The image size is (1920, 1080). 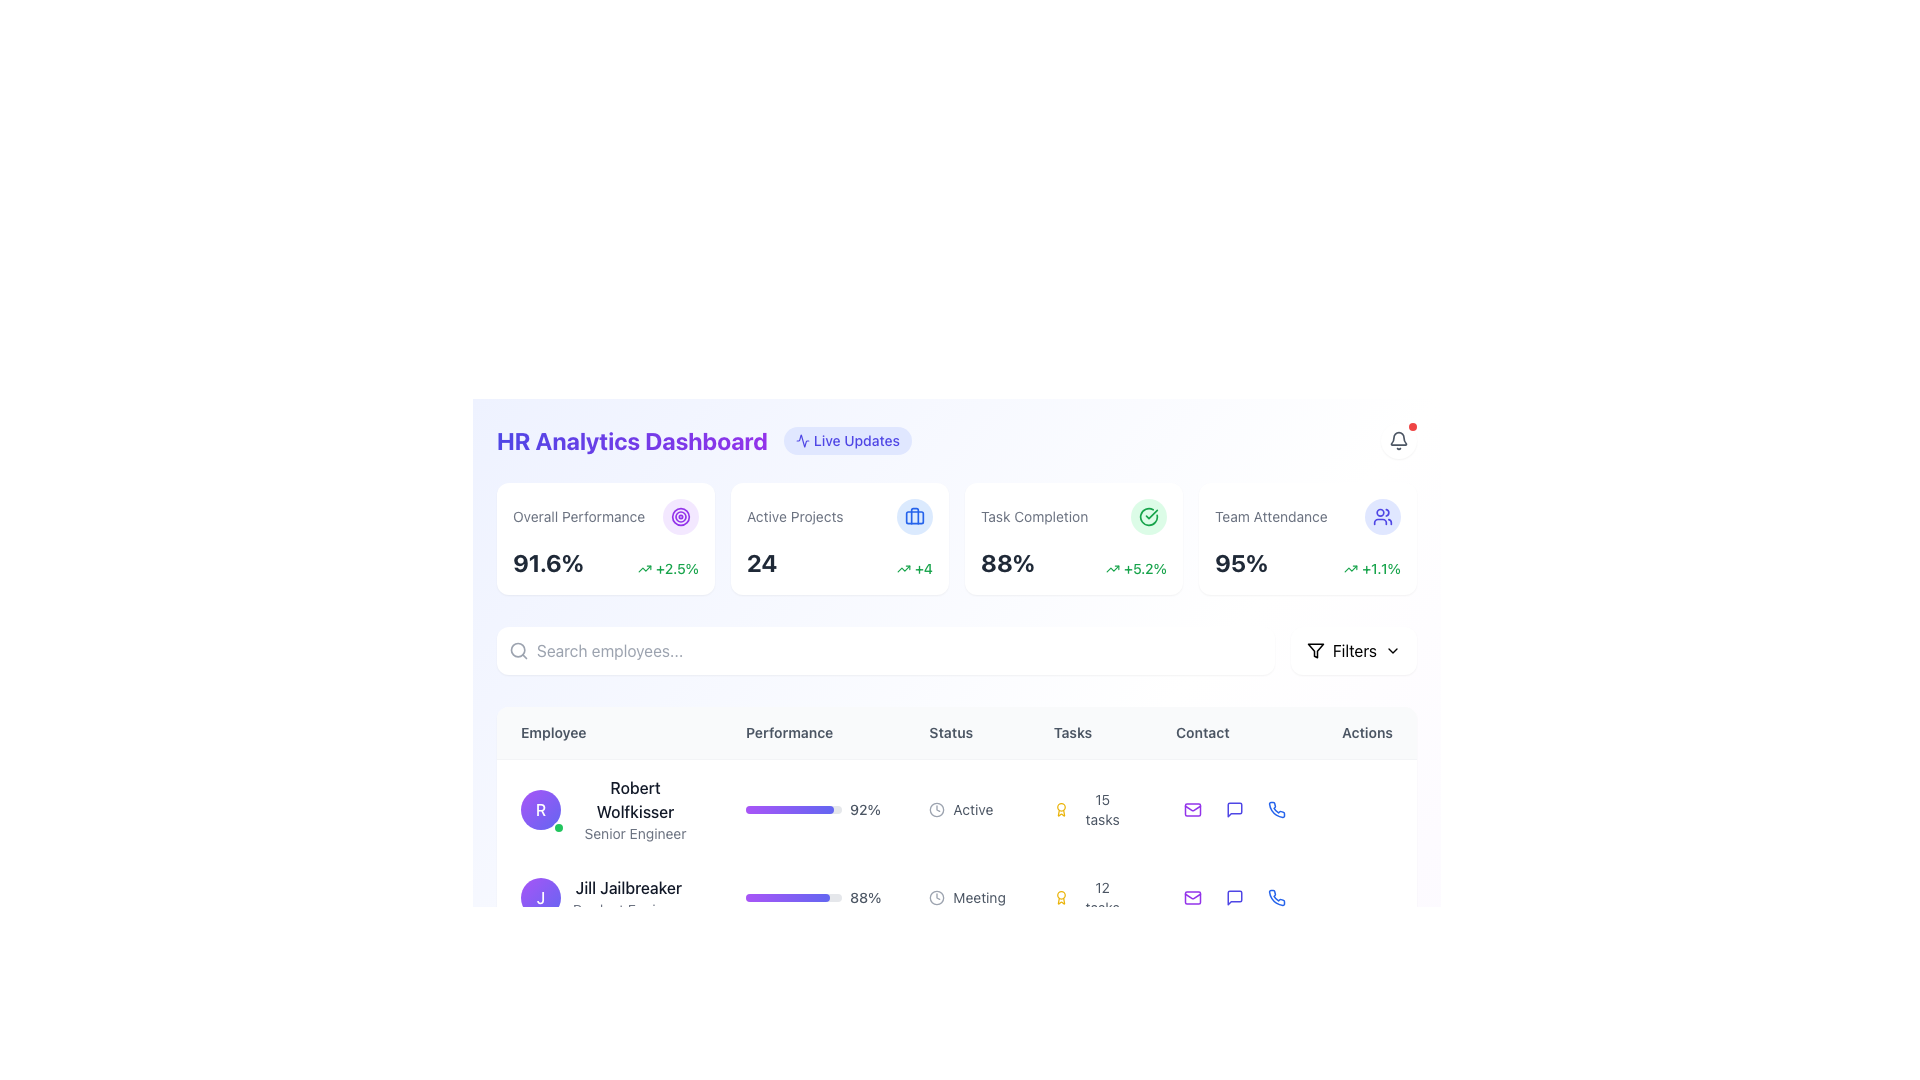 What do you see at coordinates (903, 569) in the screenshot?
I see `the visual representation of the upward-trending graph icon located near the numeric text '+4' in the 'Active Projects' card on the dashboard` at bounding box center [903, 569].